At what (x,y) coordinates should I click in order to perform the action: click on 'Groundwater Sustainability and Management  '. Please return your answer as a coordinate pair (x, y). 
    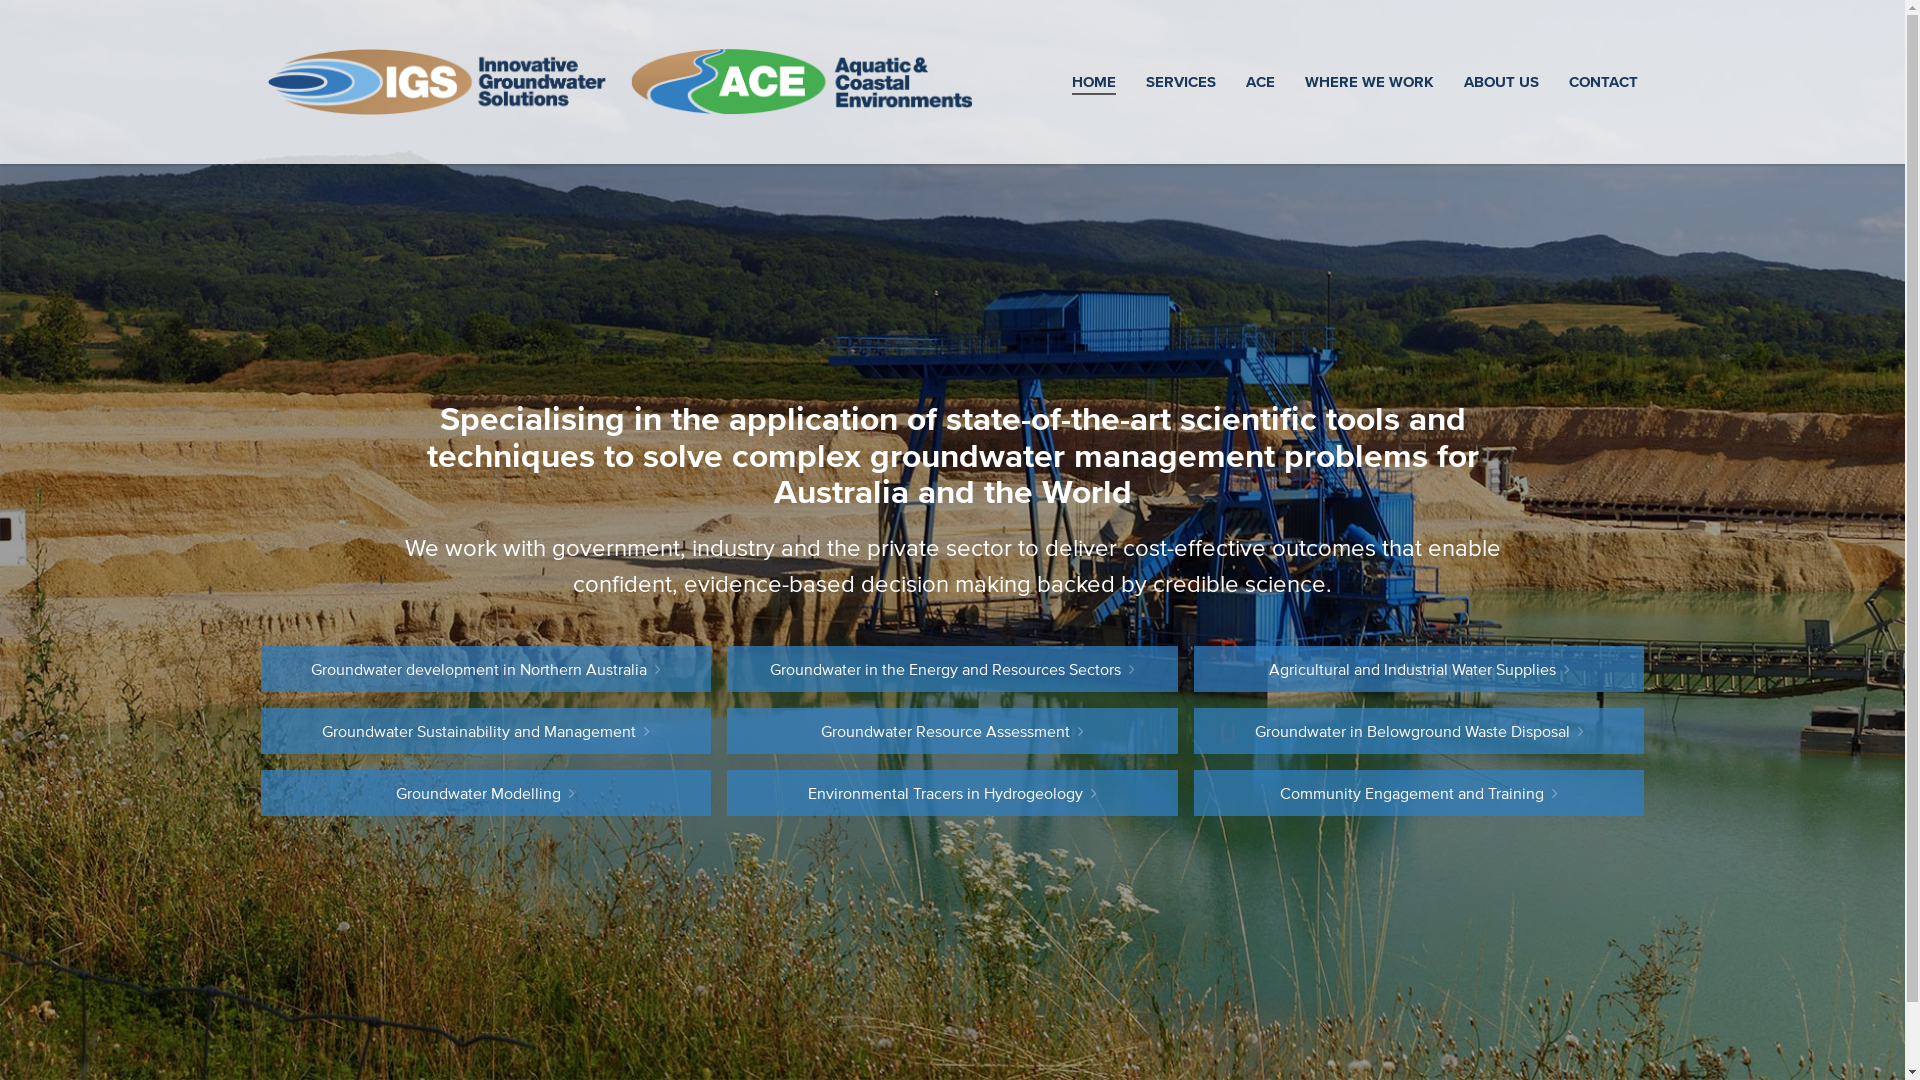
    Looking at the image, I should click on (485, 731).